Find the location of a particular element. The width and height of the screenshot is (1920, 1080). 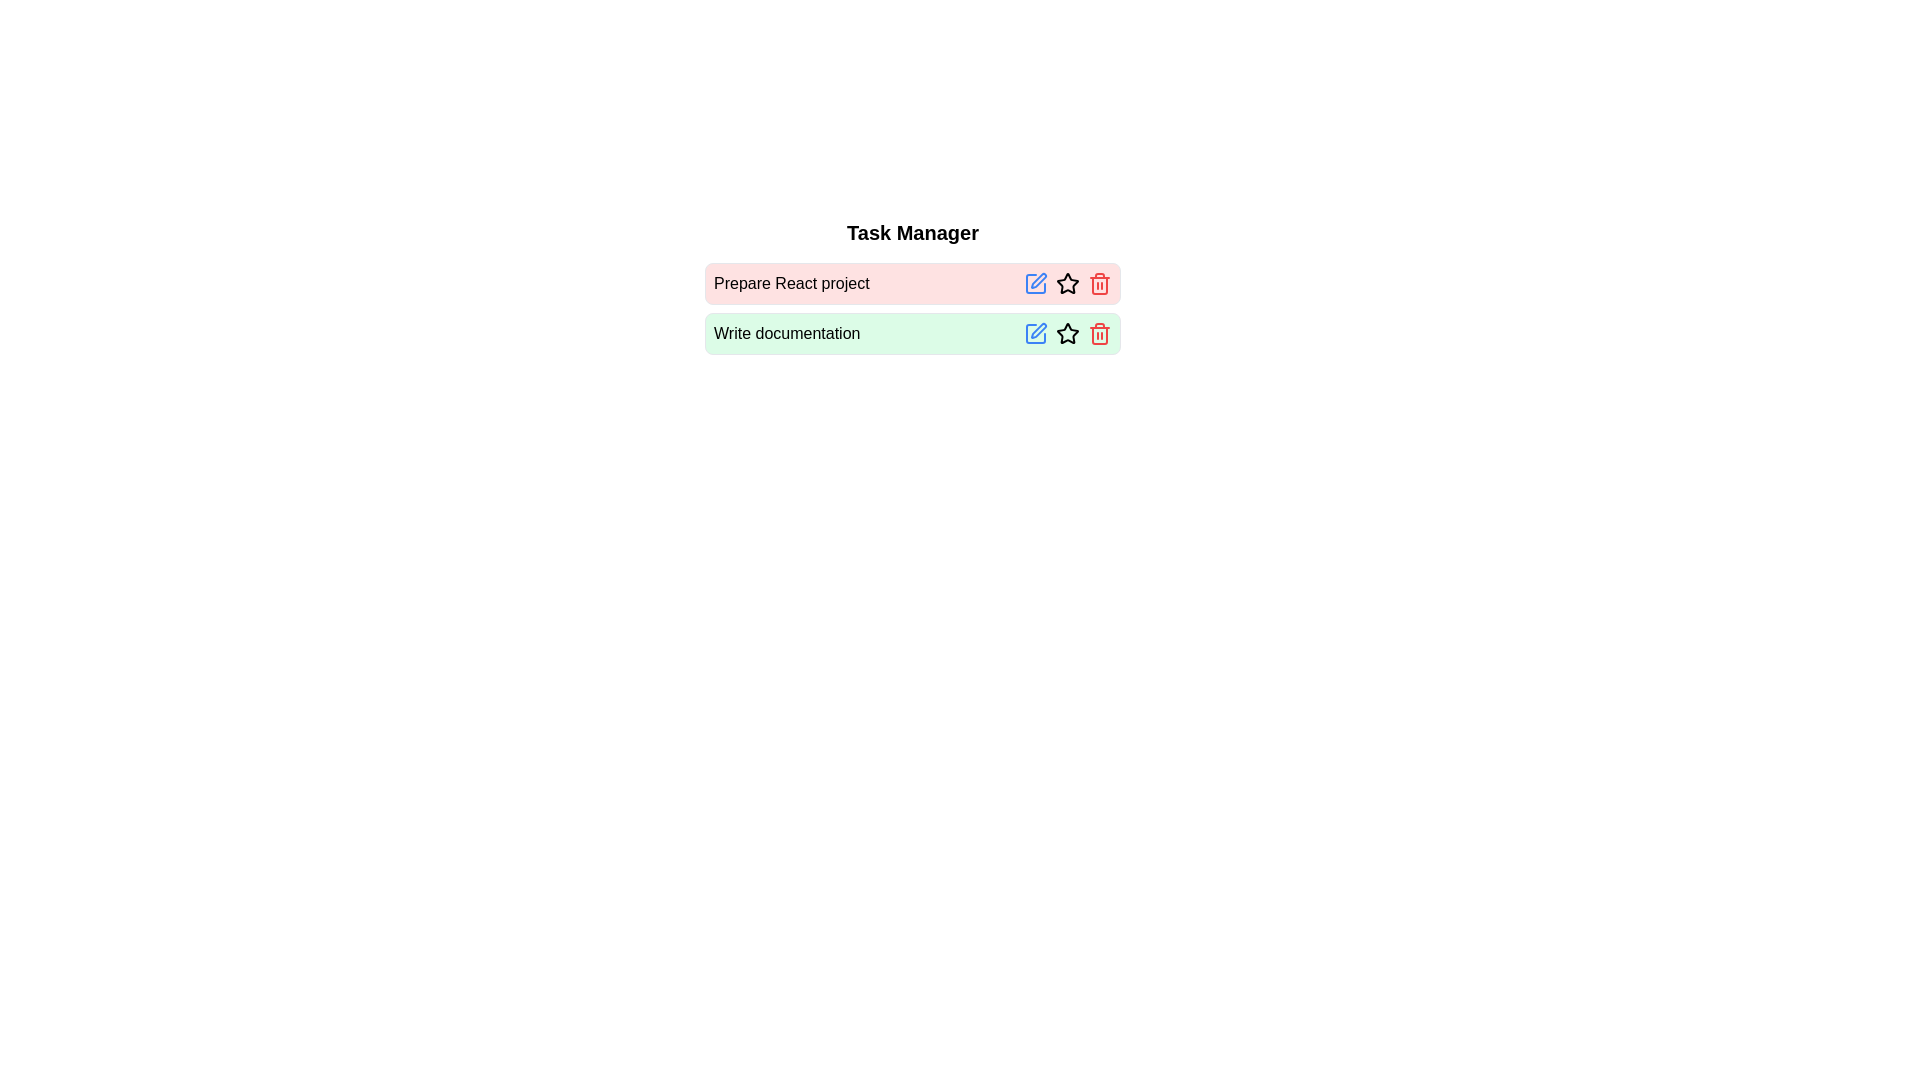

the star icon in the upper task section for 'Prepare React project' is located at coordinates (1067, 283).